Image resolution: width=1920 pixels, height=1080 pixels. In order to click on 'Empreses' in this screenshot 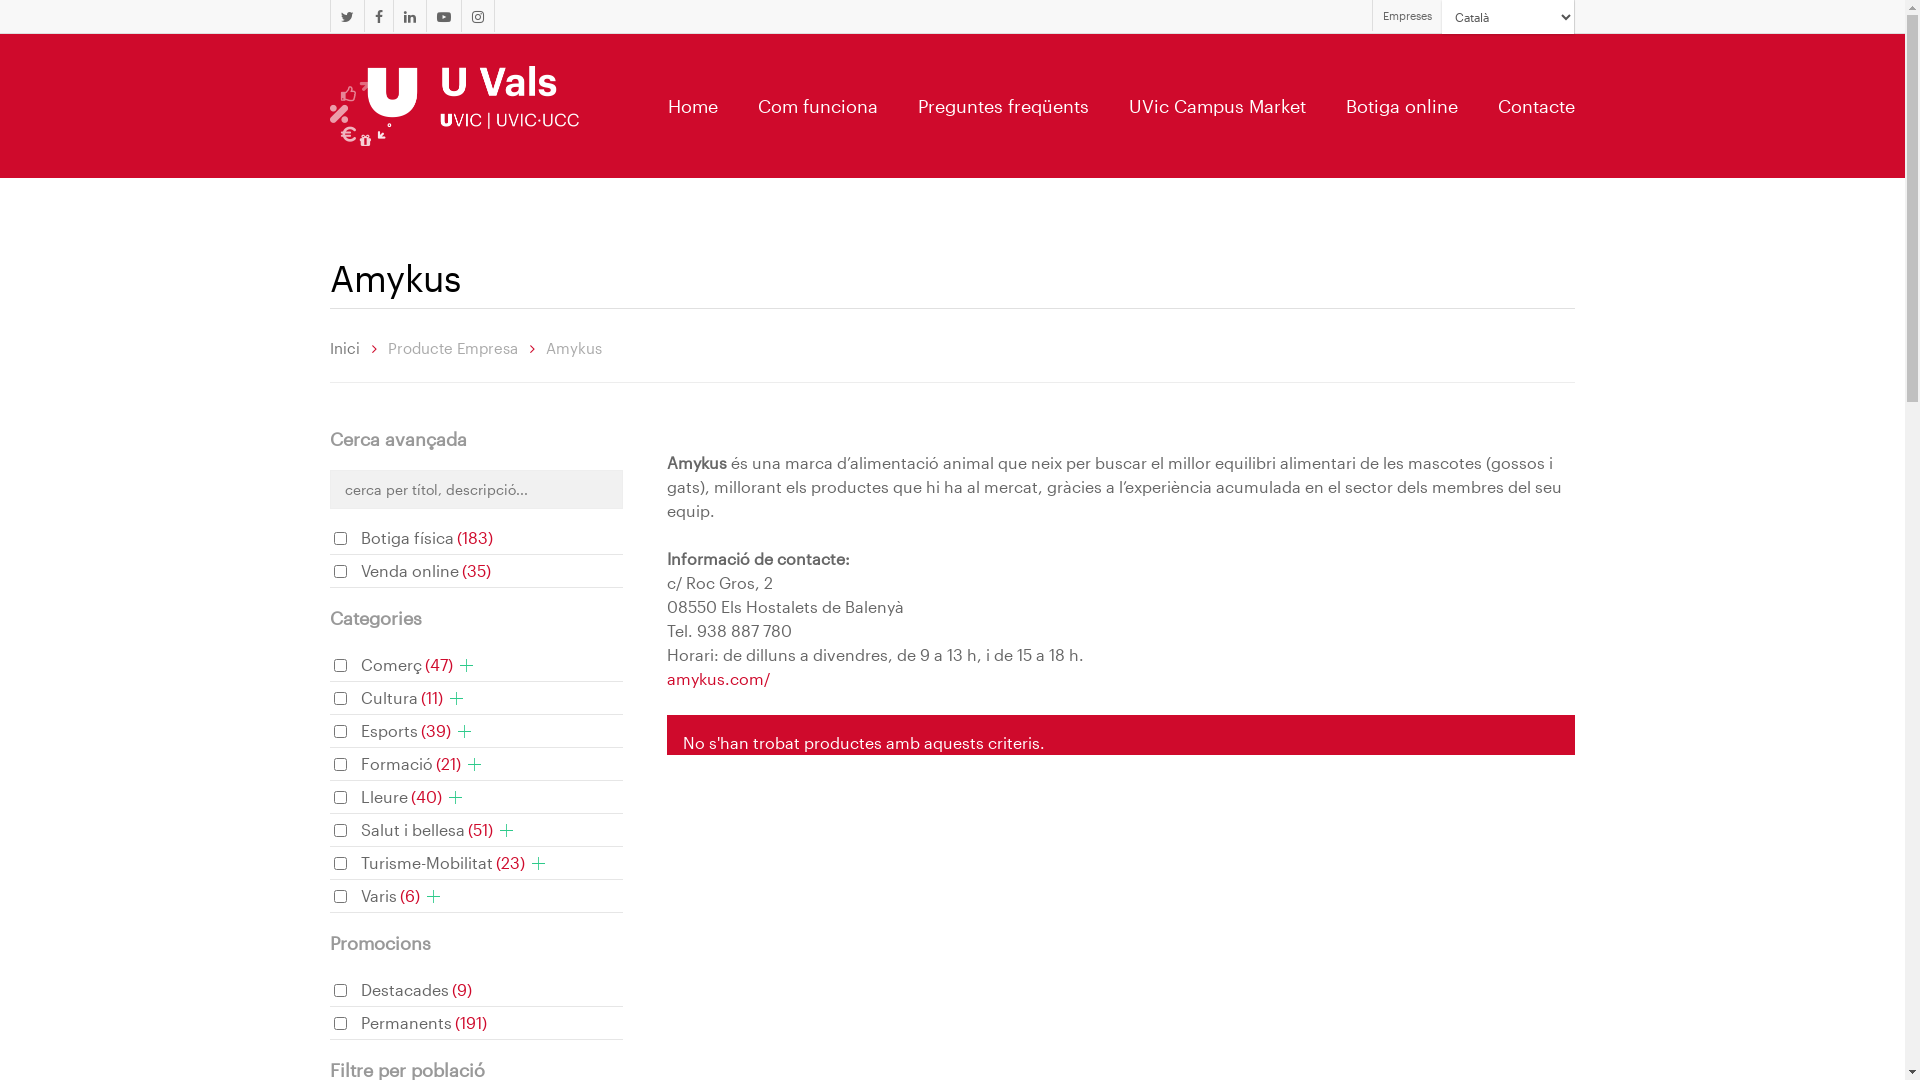, I will do `click(1371, 15)`.